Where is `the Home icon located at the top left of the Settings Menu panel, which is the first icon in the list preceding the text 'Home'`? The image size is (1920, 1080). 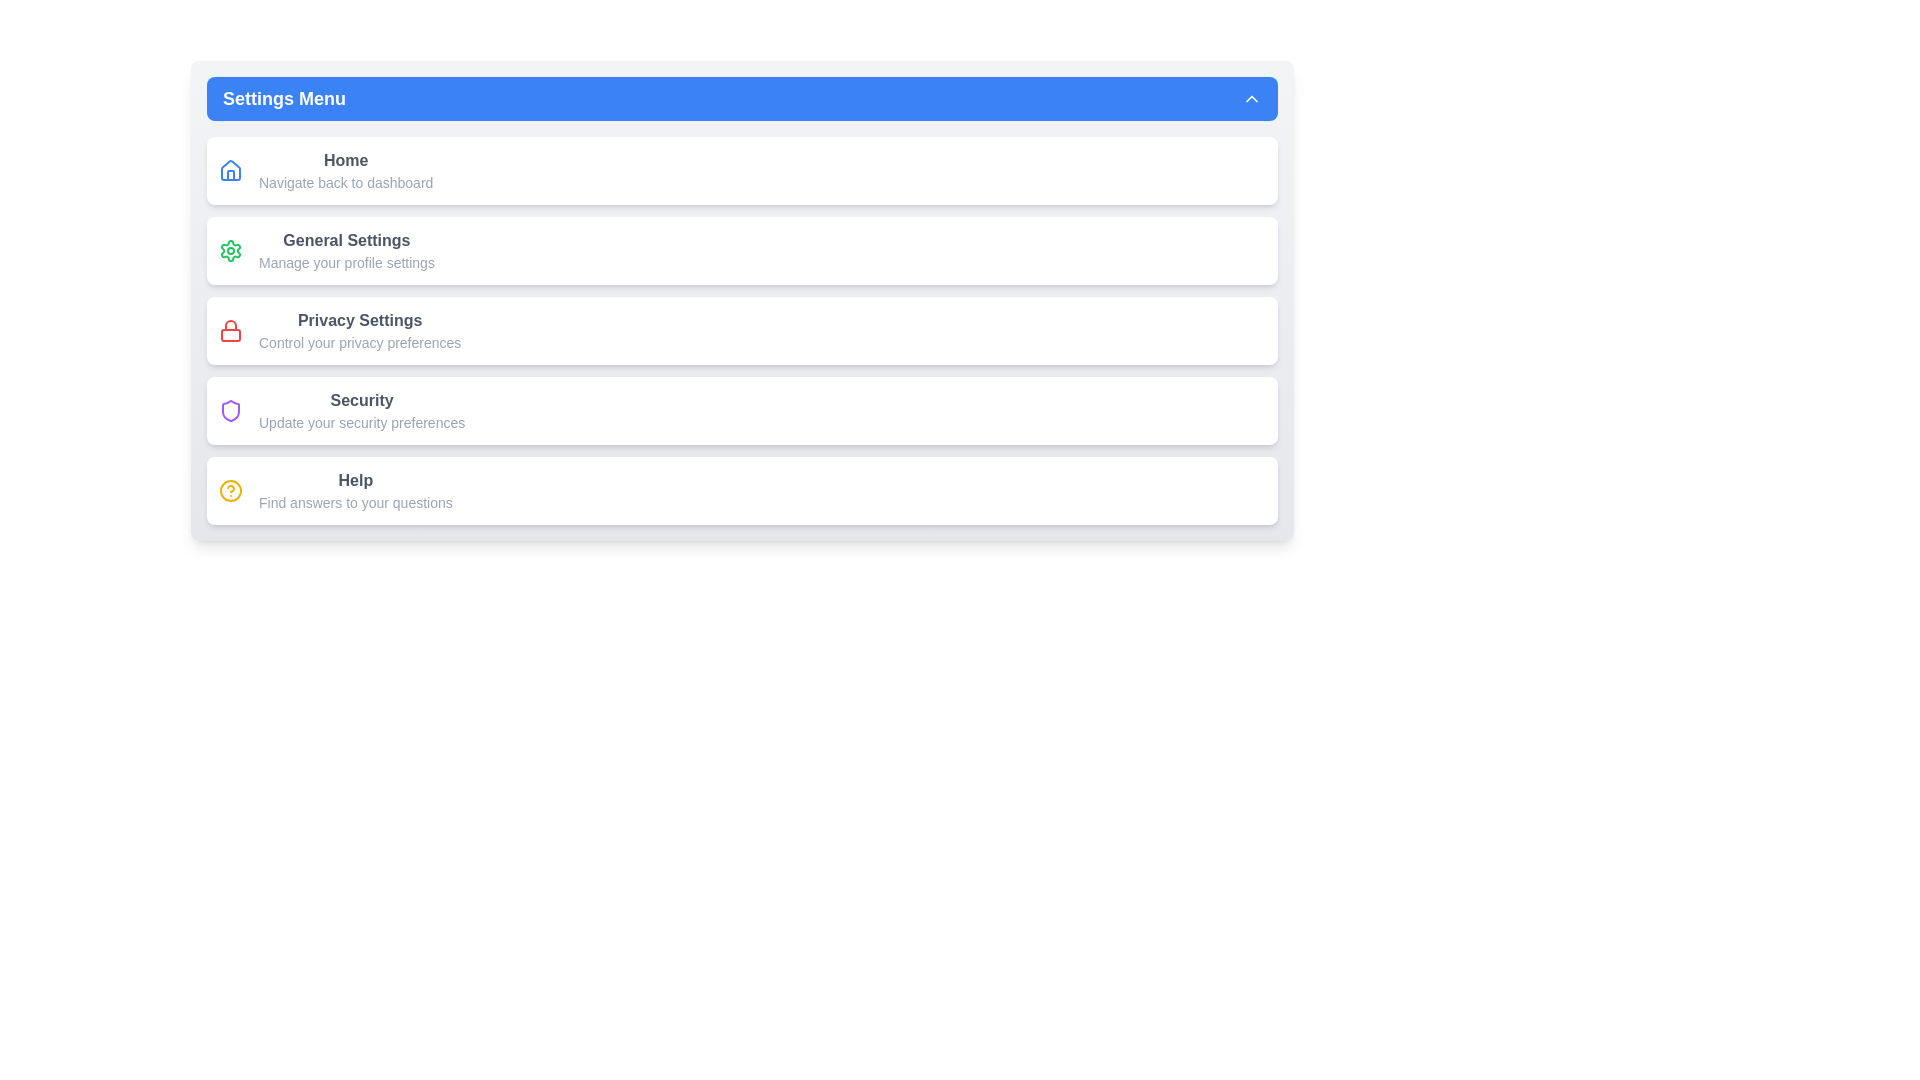
the Home icon located at the top left of the Settings Menu panel, which is the first icon in the list preceding the text 'Home' is located at coordinates (230, 169).